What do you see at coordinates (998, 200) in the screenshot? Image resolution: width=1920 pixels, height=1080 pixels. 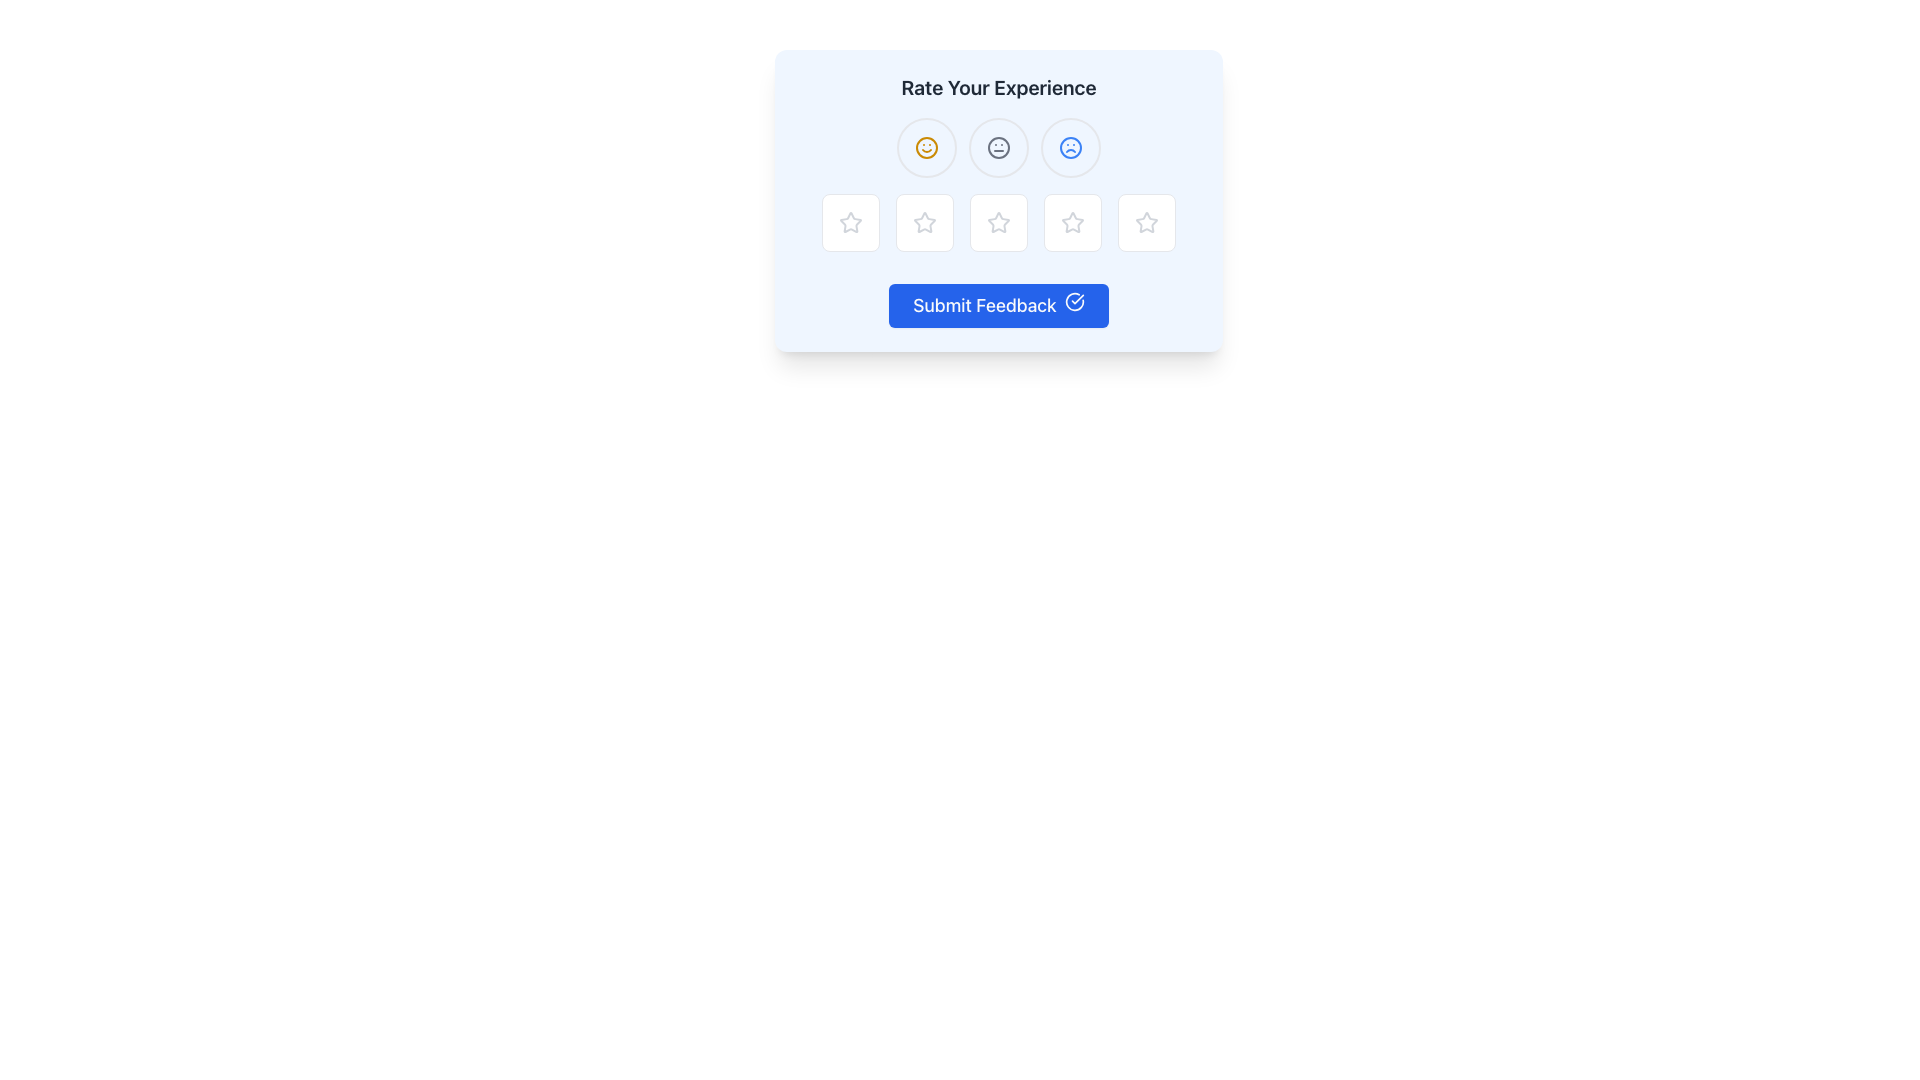 I see `the third star icon from the left in the rating row for customization` at bounding box center [998, 200].